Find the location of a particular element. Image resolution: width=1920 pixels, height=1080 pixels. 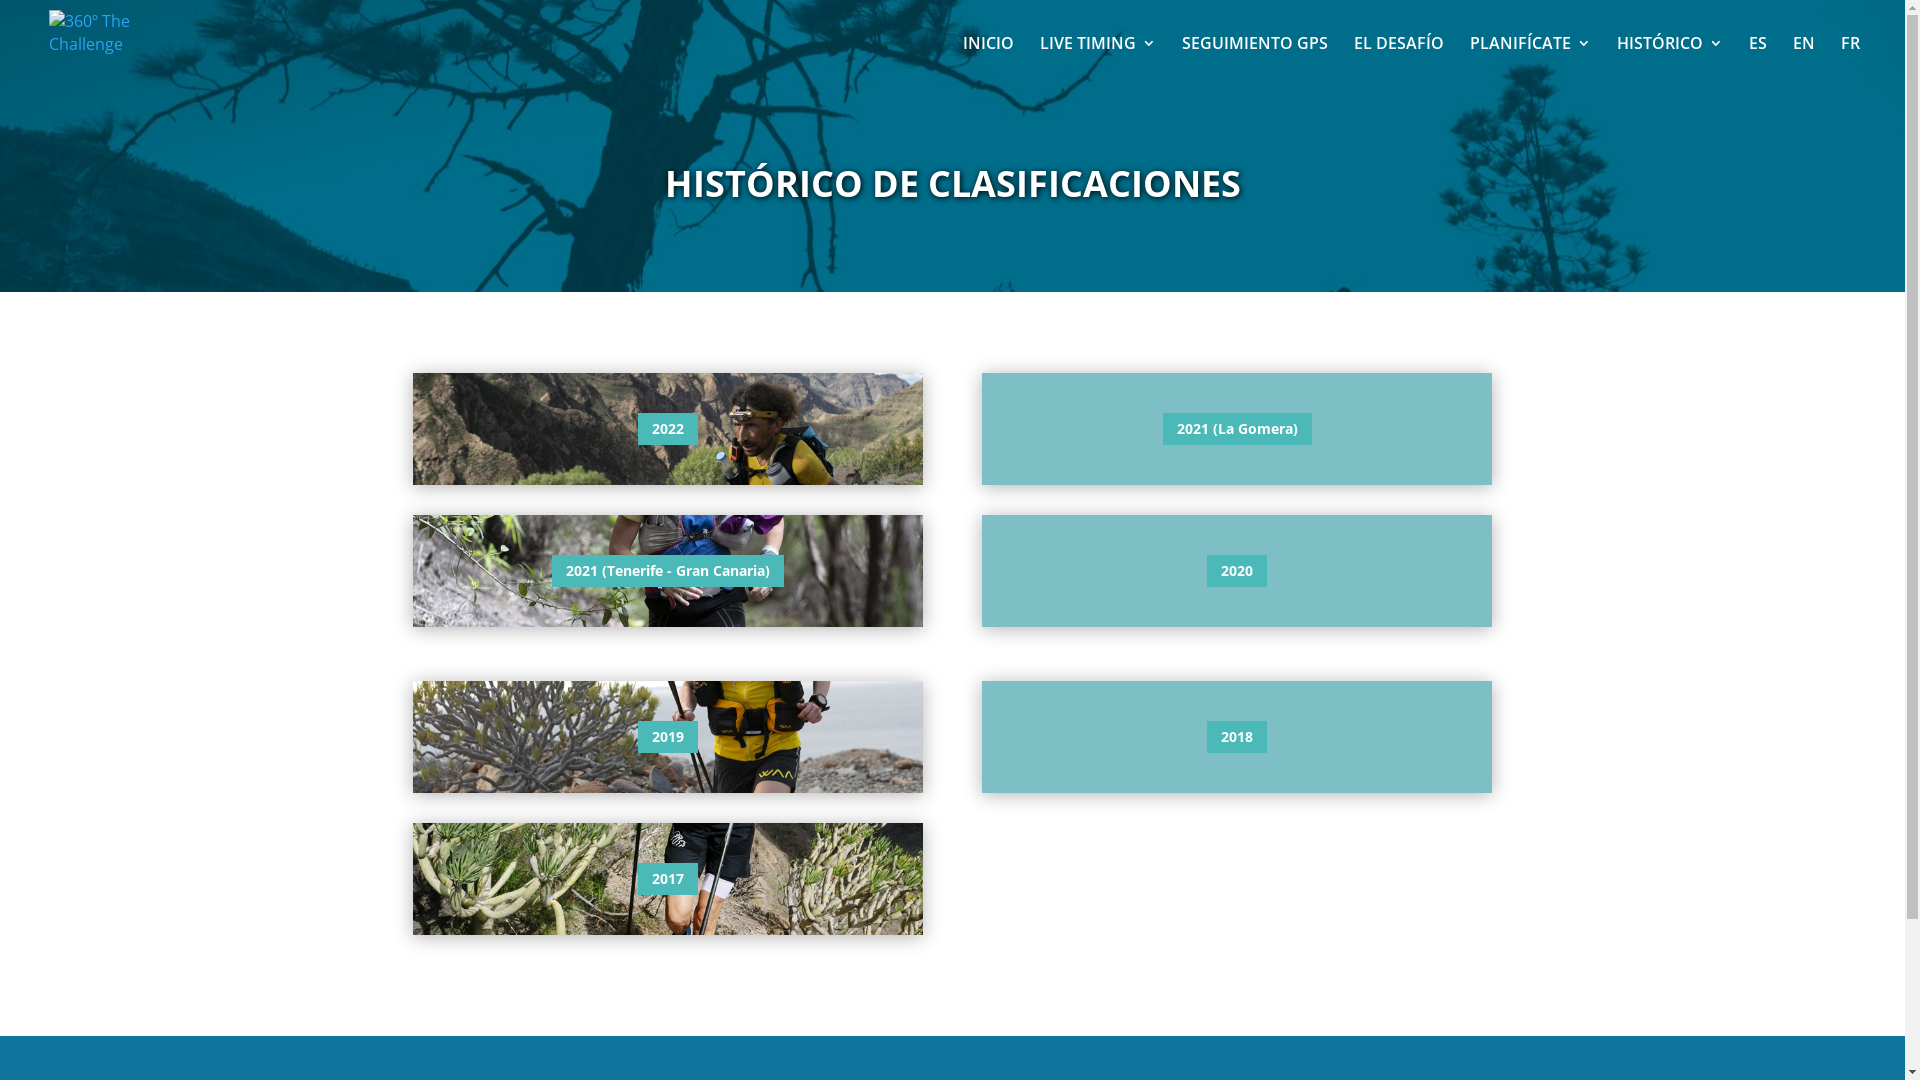

'2022' is located at coordinates (667, 427).